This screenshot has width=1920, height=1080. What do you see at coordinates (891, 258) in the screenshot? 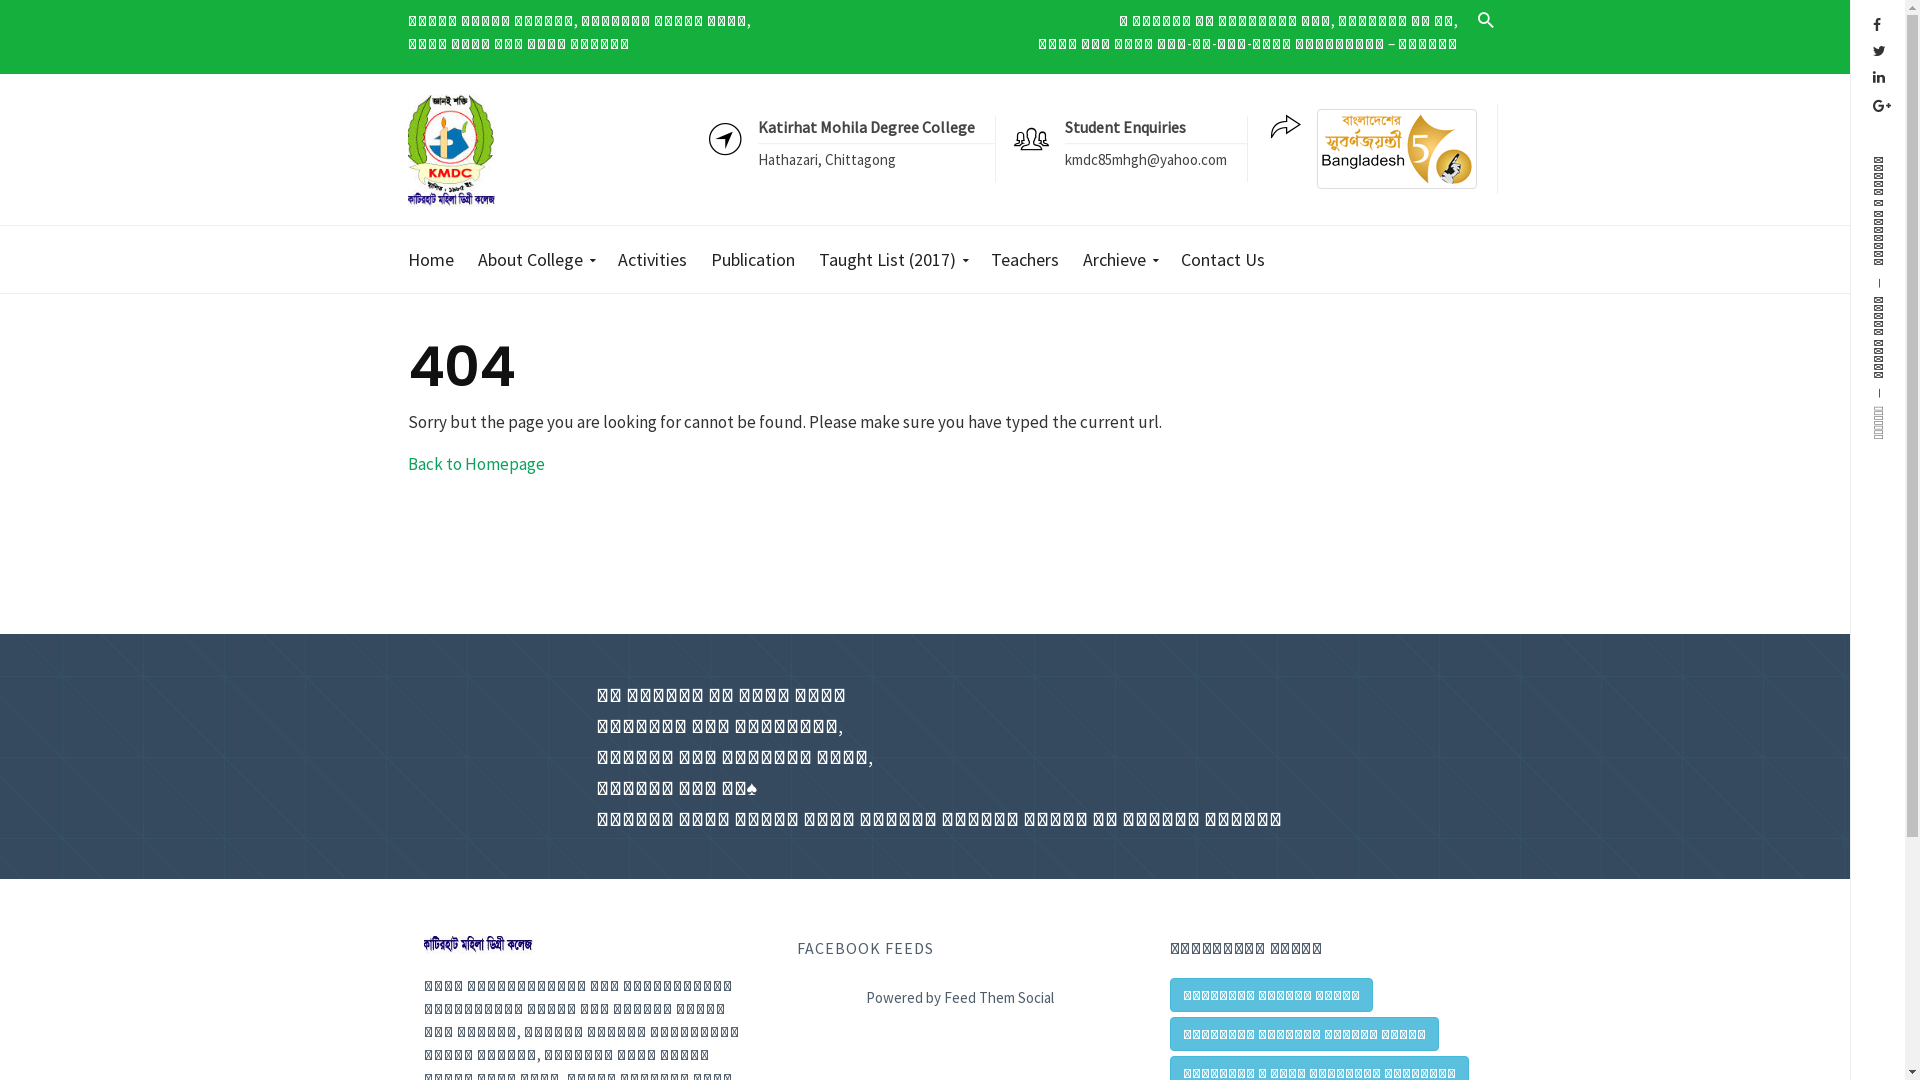
I see `'Taught List (2017)'` at bounding box center [891, 258].